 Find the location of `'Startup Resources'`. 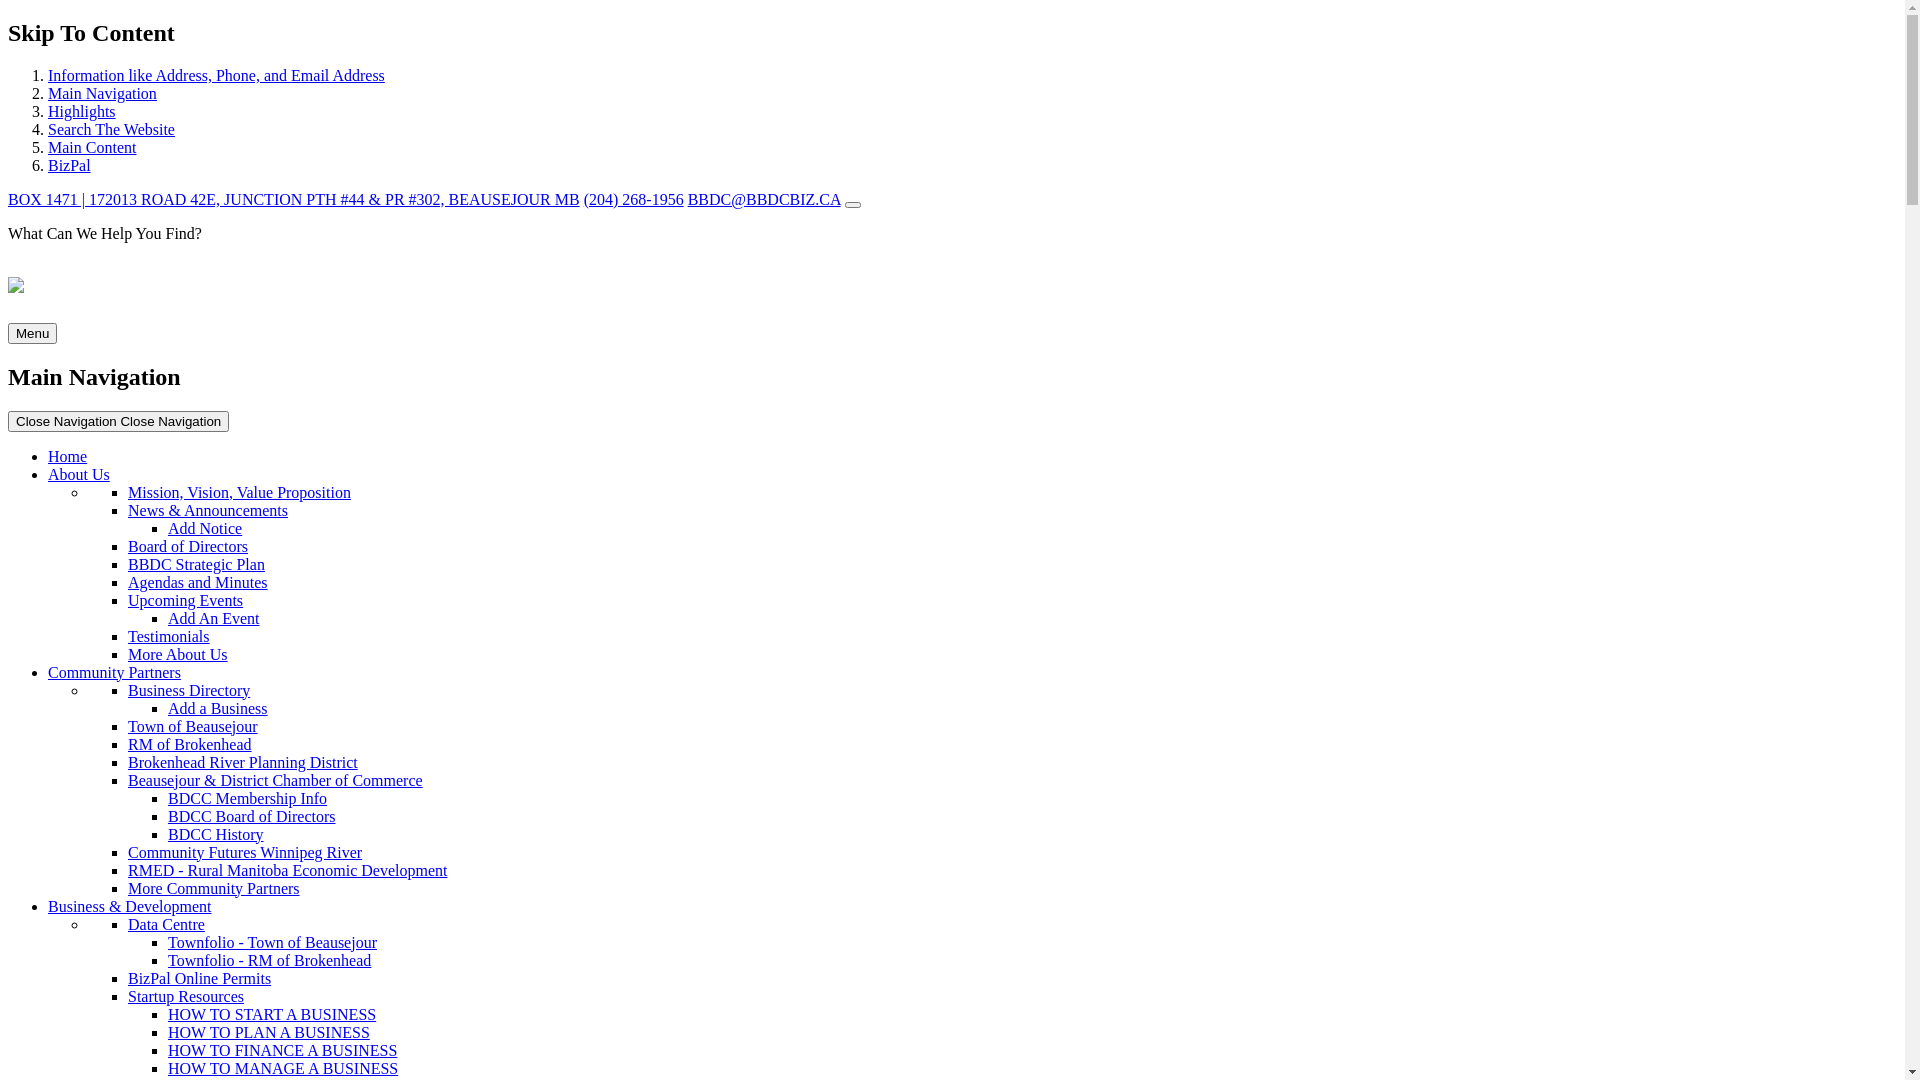

'Startup Resources' is located at coordinates (186, 996).